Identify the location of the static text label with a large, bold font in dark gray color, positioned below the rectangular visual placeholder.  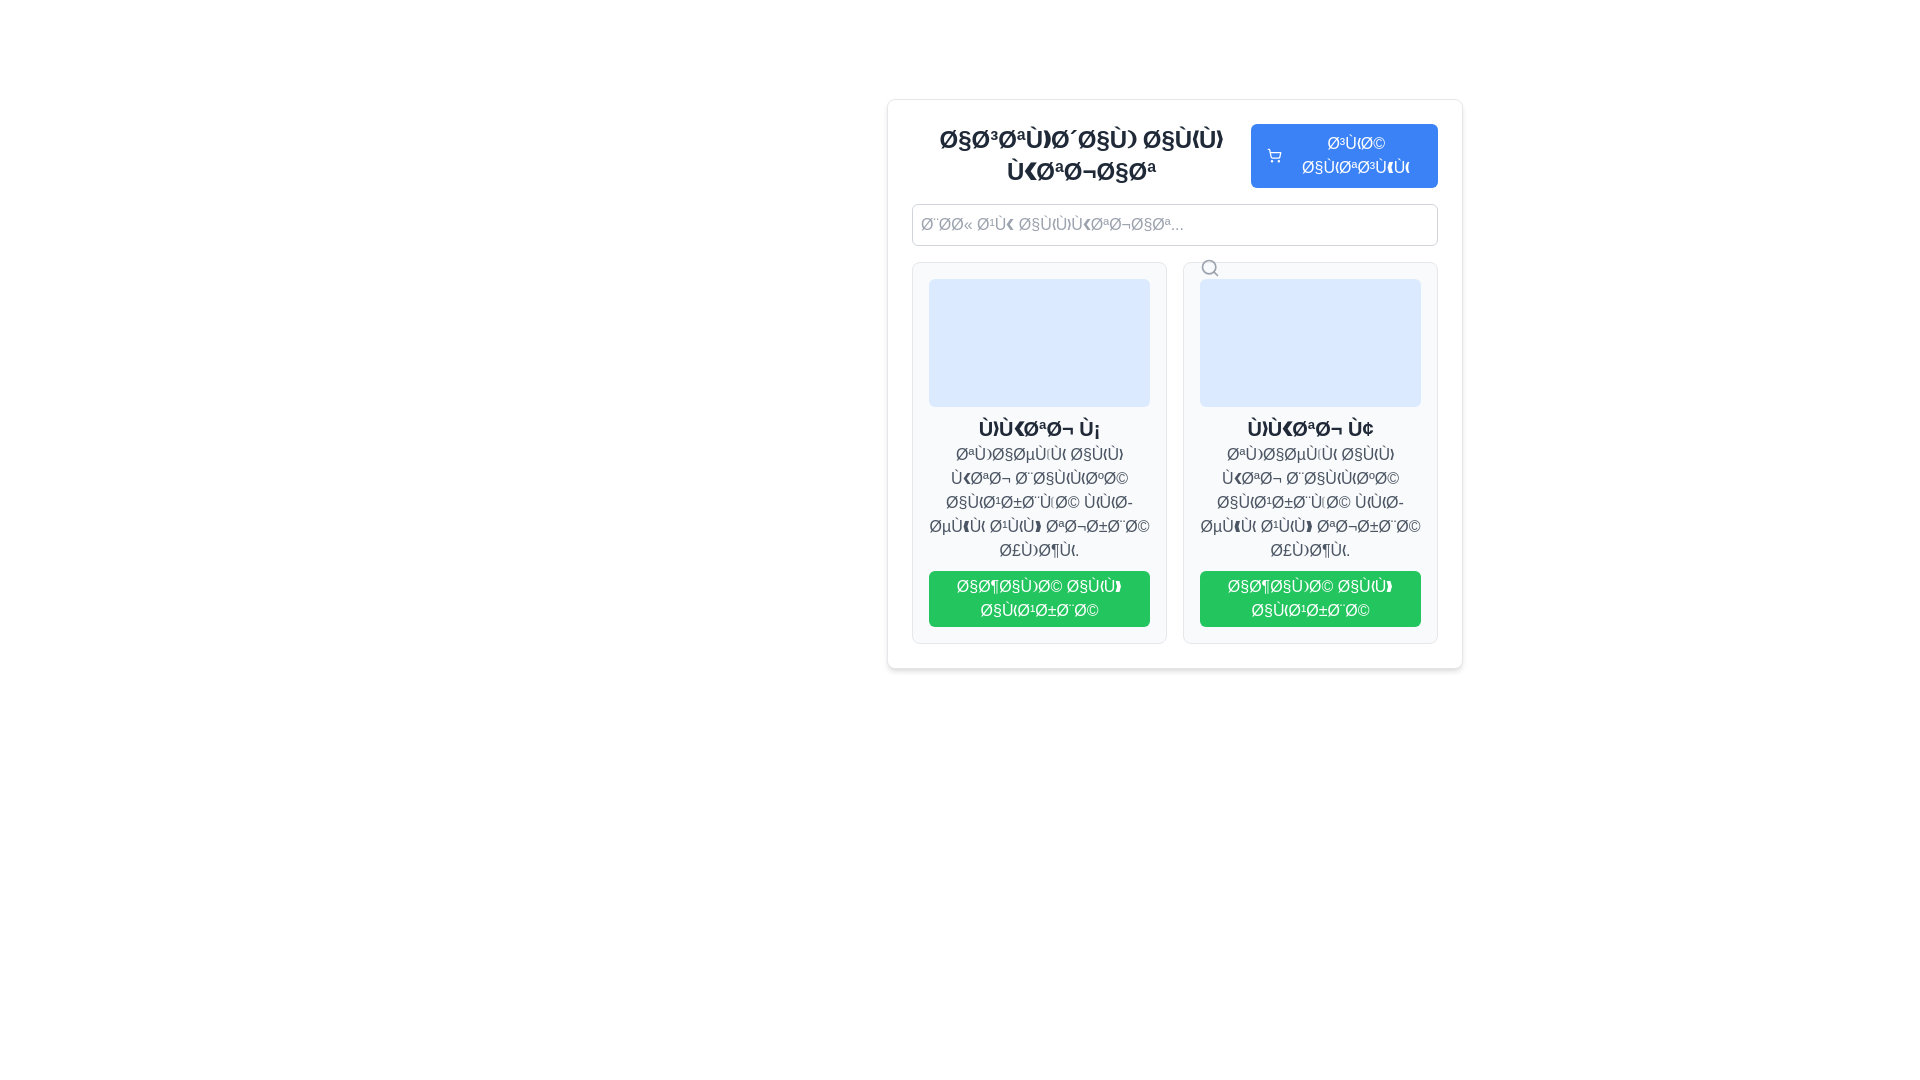
(1039, 427).